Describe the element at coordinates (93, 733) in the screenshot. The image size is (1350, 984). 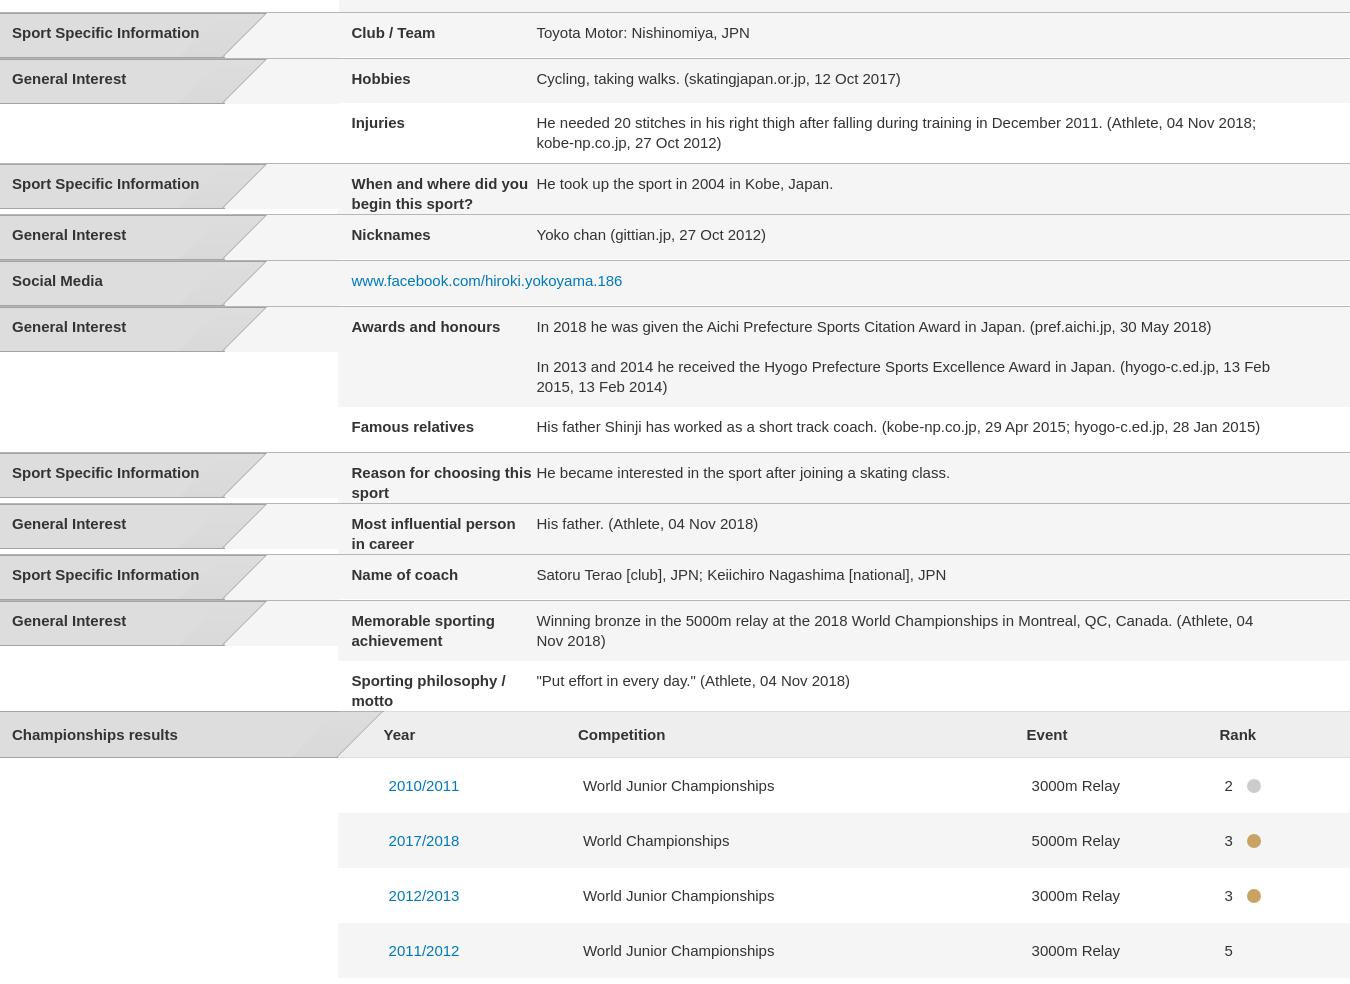
I see `'Championships results'` at that location.